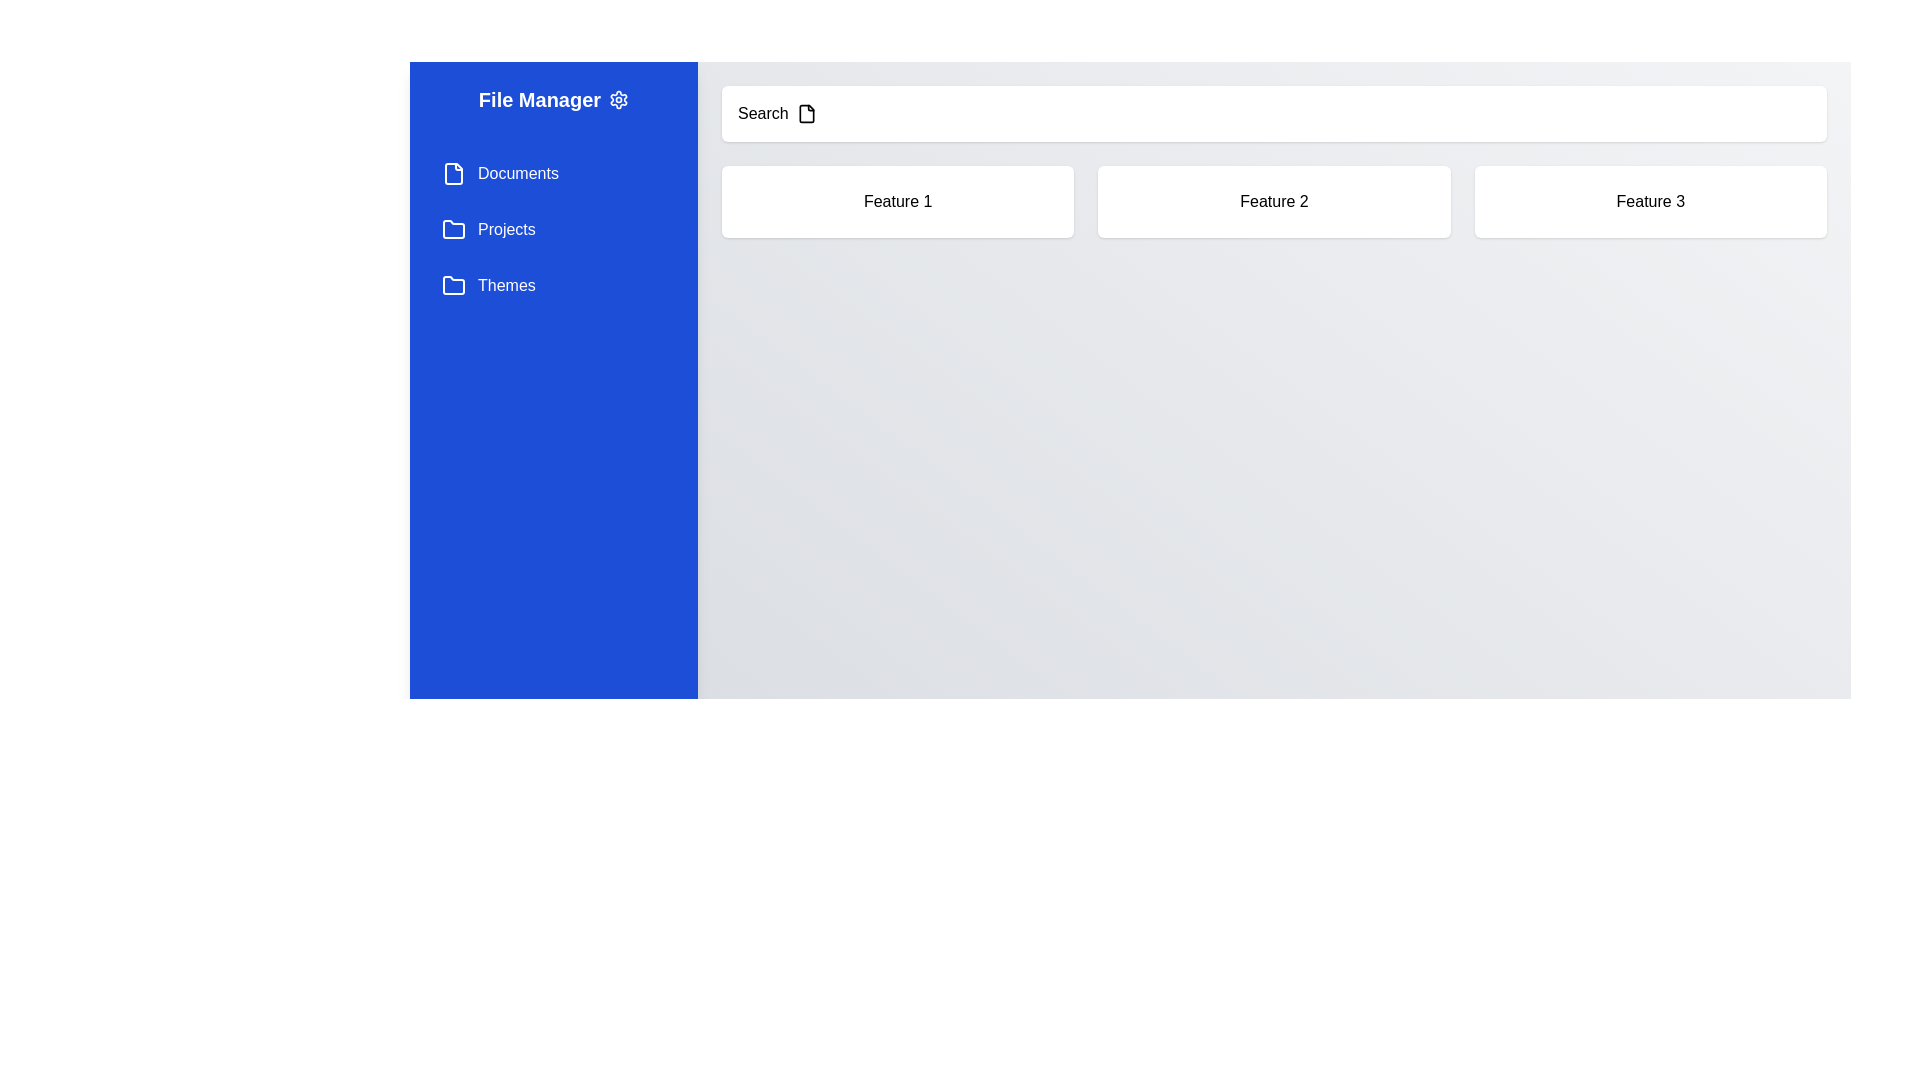  I want to click on the sidebar item Projects to navigate to the respective section, so click(553, 229).